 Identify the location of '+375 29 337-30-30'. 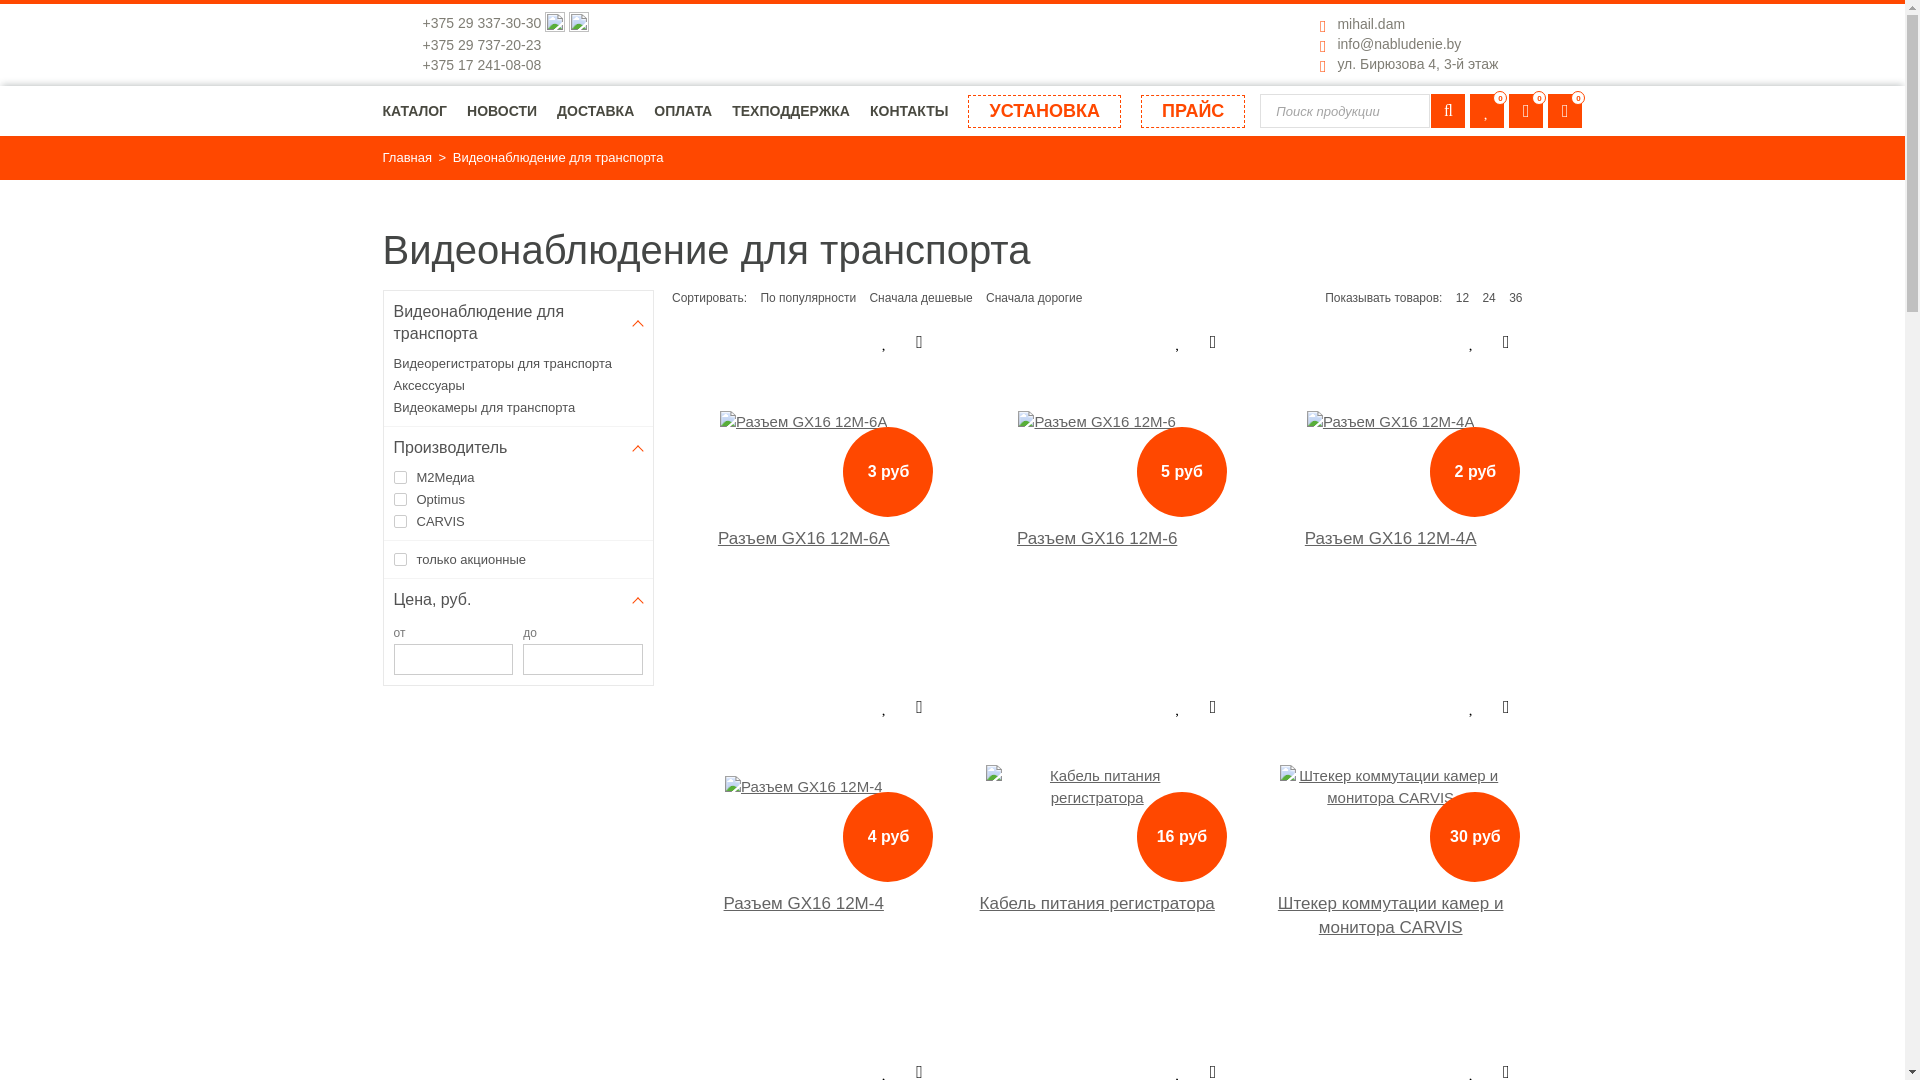
(483, 23).